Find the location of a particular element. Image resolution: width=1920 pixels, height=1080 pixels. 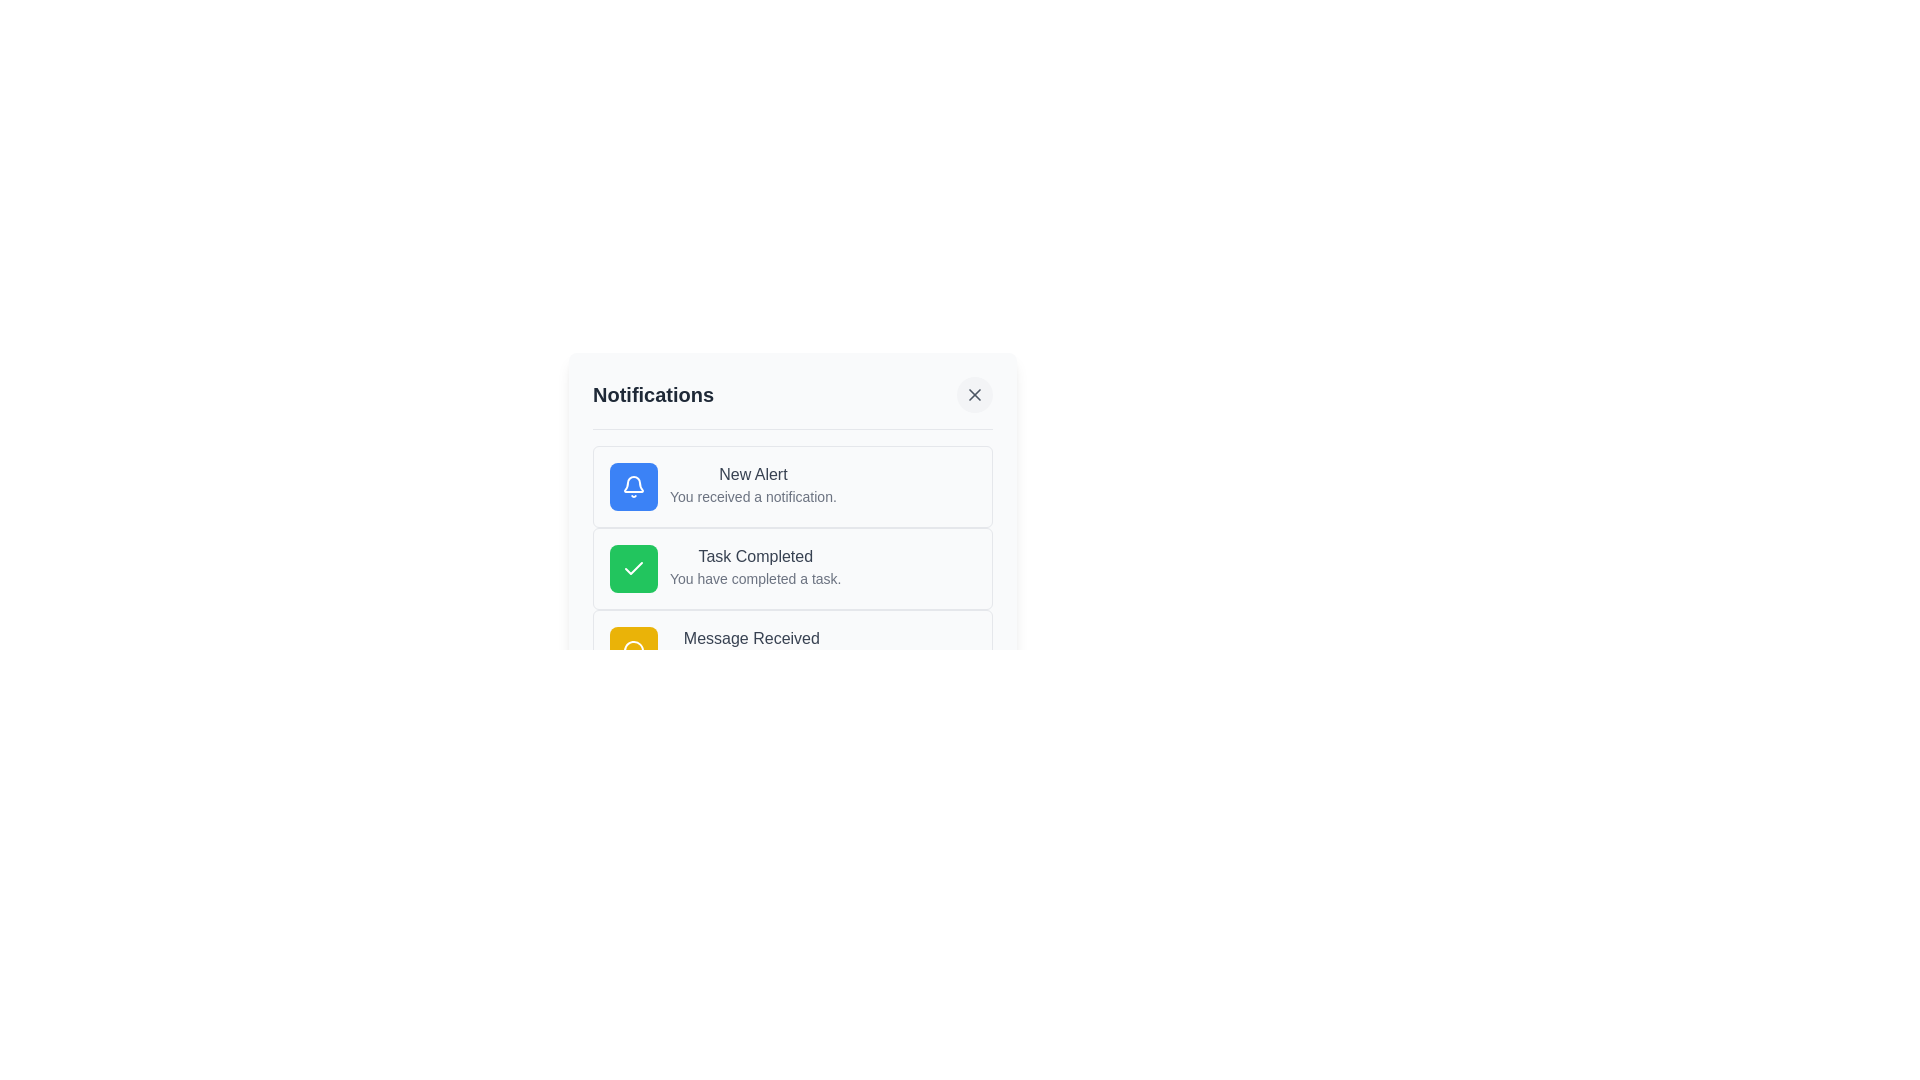

the Notification card that informs the user about the successful completion of a task, which is centrally aligned within the notification box is located at coordinates (791, 569).